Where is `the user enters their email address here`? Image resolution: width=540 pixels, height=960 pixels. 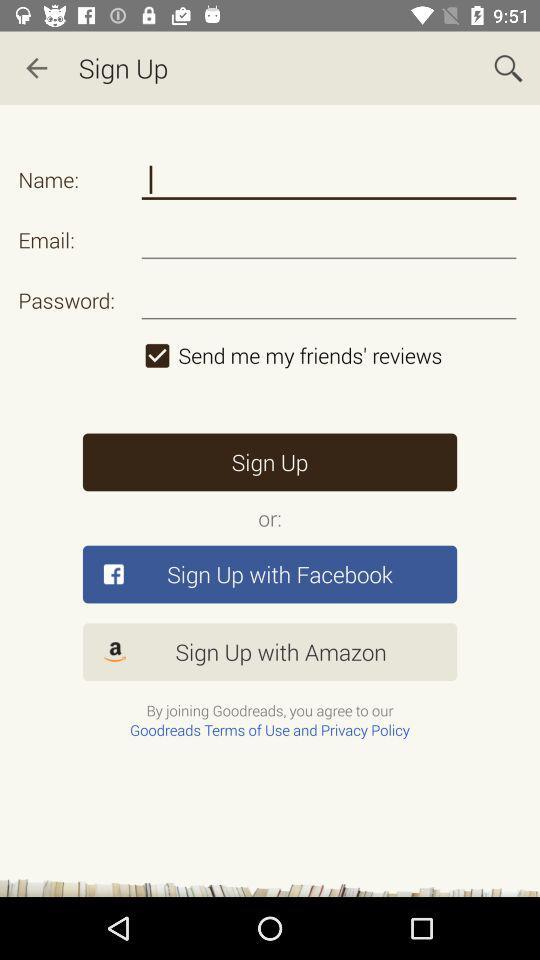 the user enters their email address here is located at coordinates (329, 240).